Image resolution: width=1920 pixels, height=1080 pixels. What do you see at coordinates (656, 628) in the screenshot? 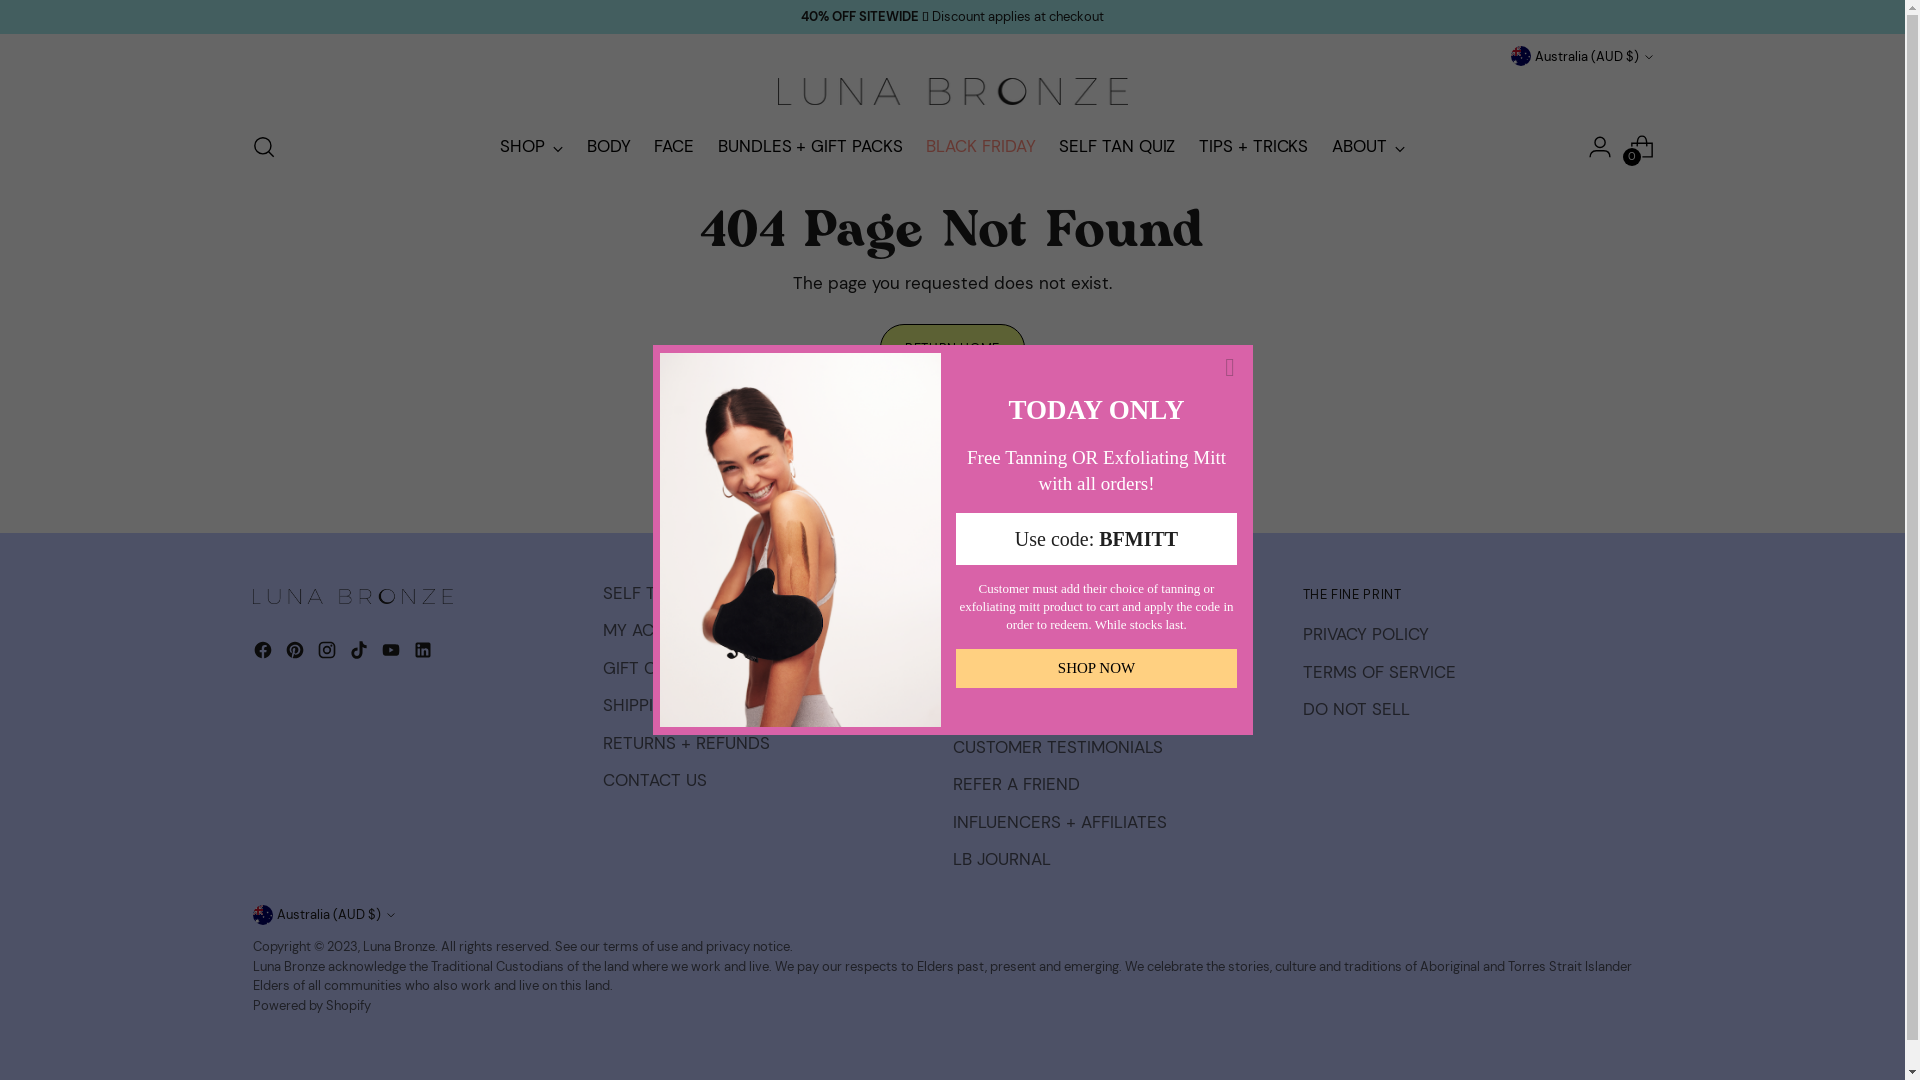
I see `'MY ACCOUNT'` at bounding box center [656, 628].